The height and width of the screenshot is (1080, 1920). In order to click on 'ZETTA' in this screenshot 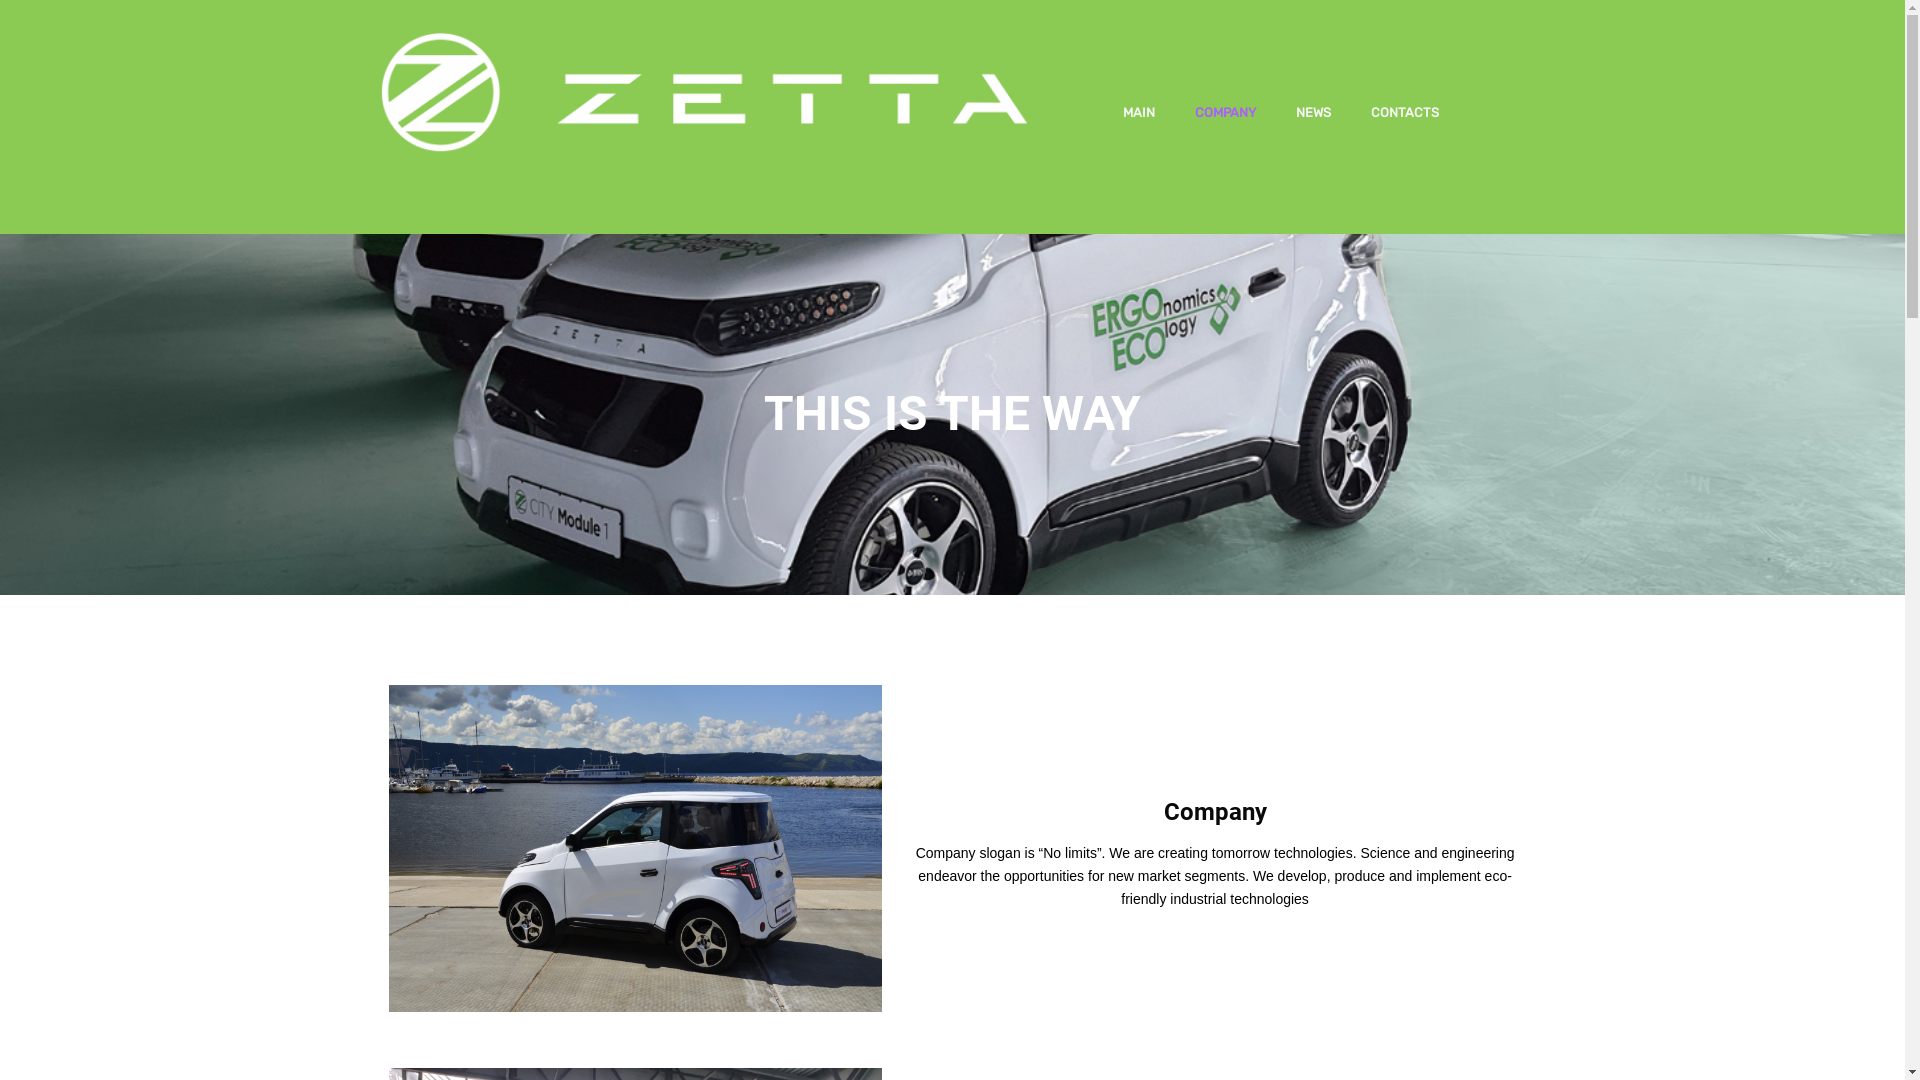, I will do `click(704, 115)`.